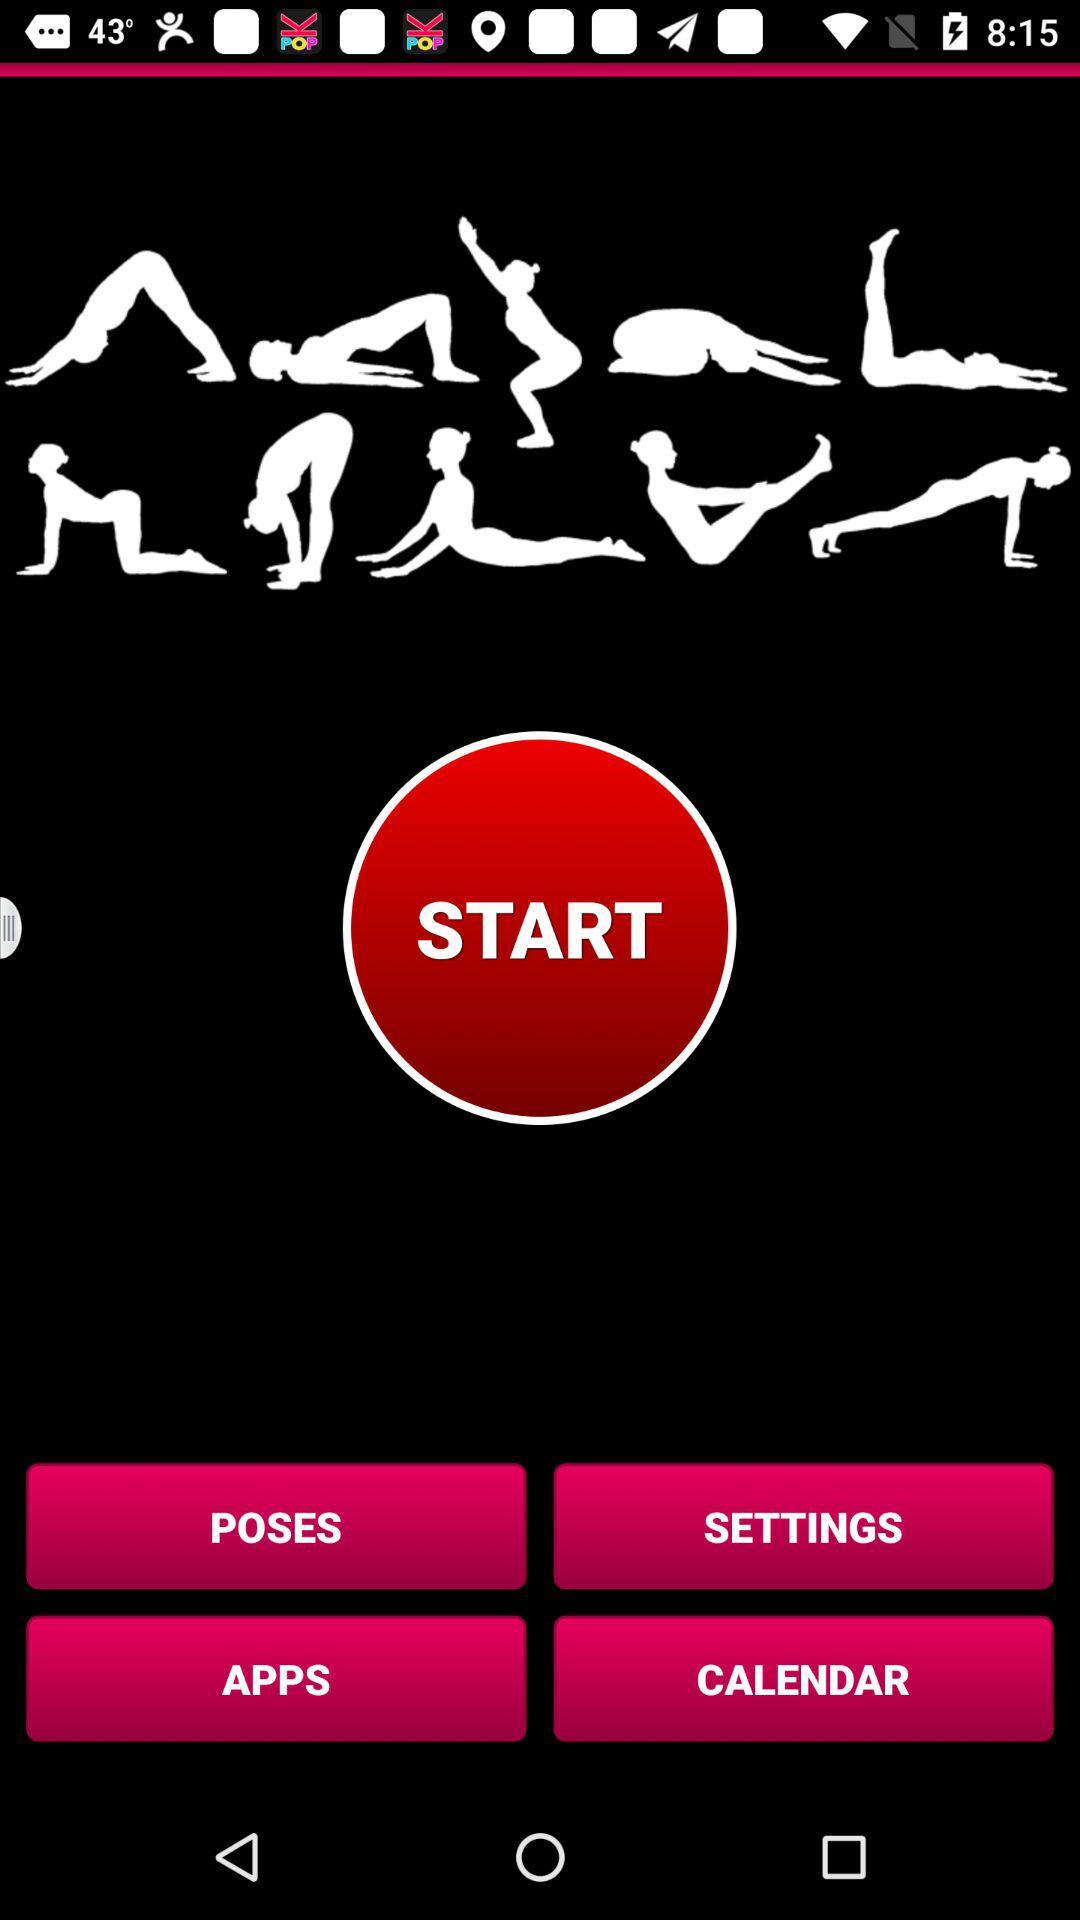 The width and height of the screenshot is (1080, 1920). What do you see at coordinates (23, 927) in the screenshot?
I see `the button to the left of the start` at bounding box center [23, 927].